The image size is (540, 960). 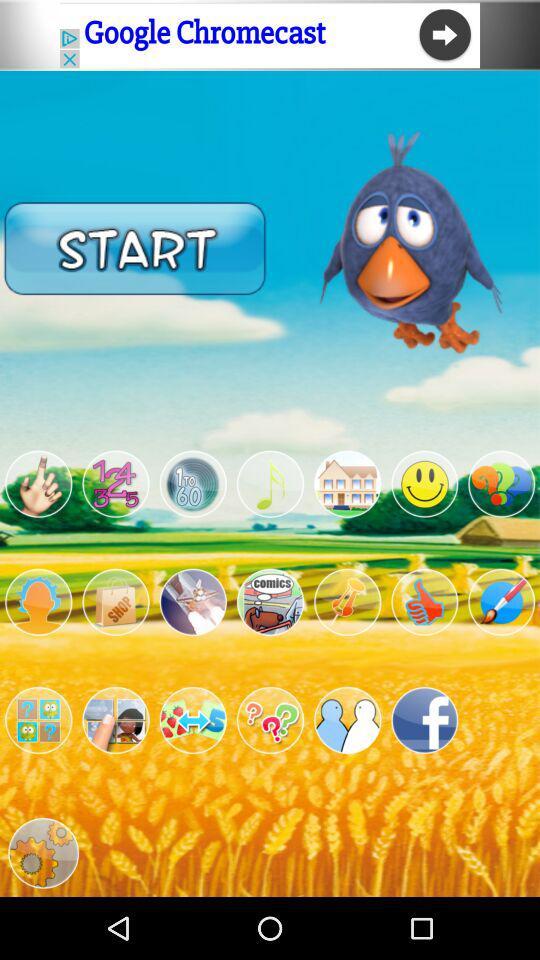 What do you see at coordinates (135, 247) in the screenshot?
I see `start` at bounding box center [135, 247].